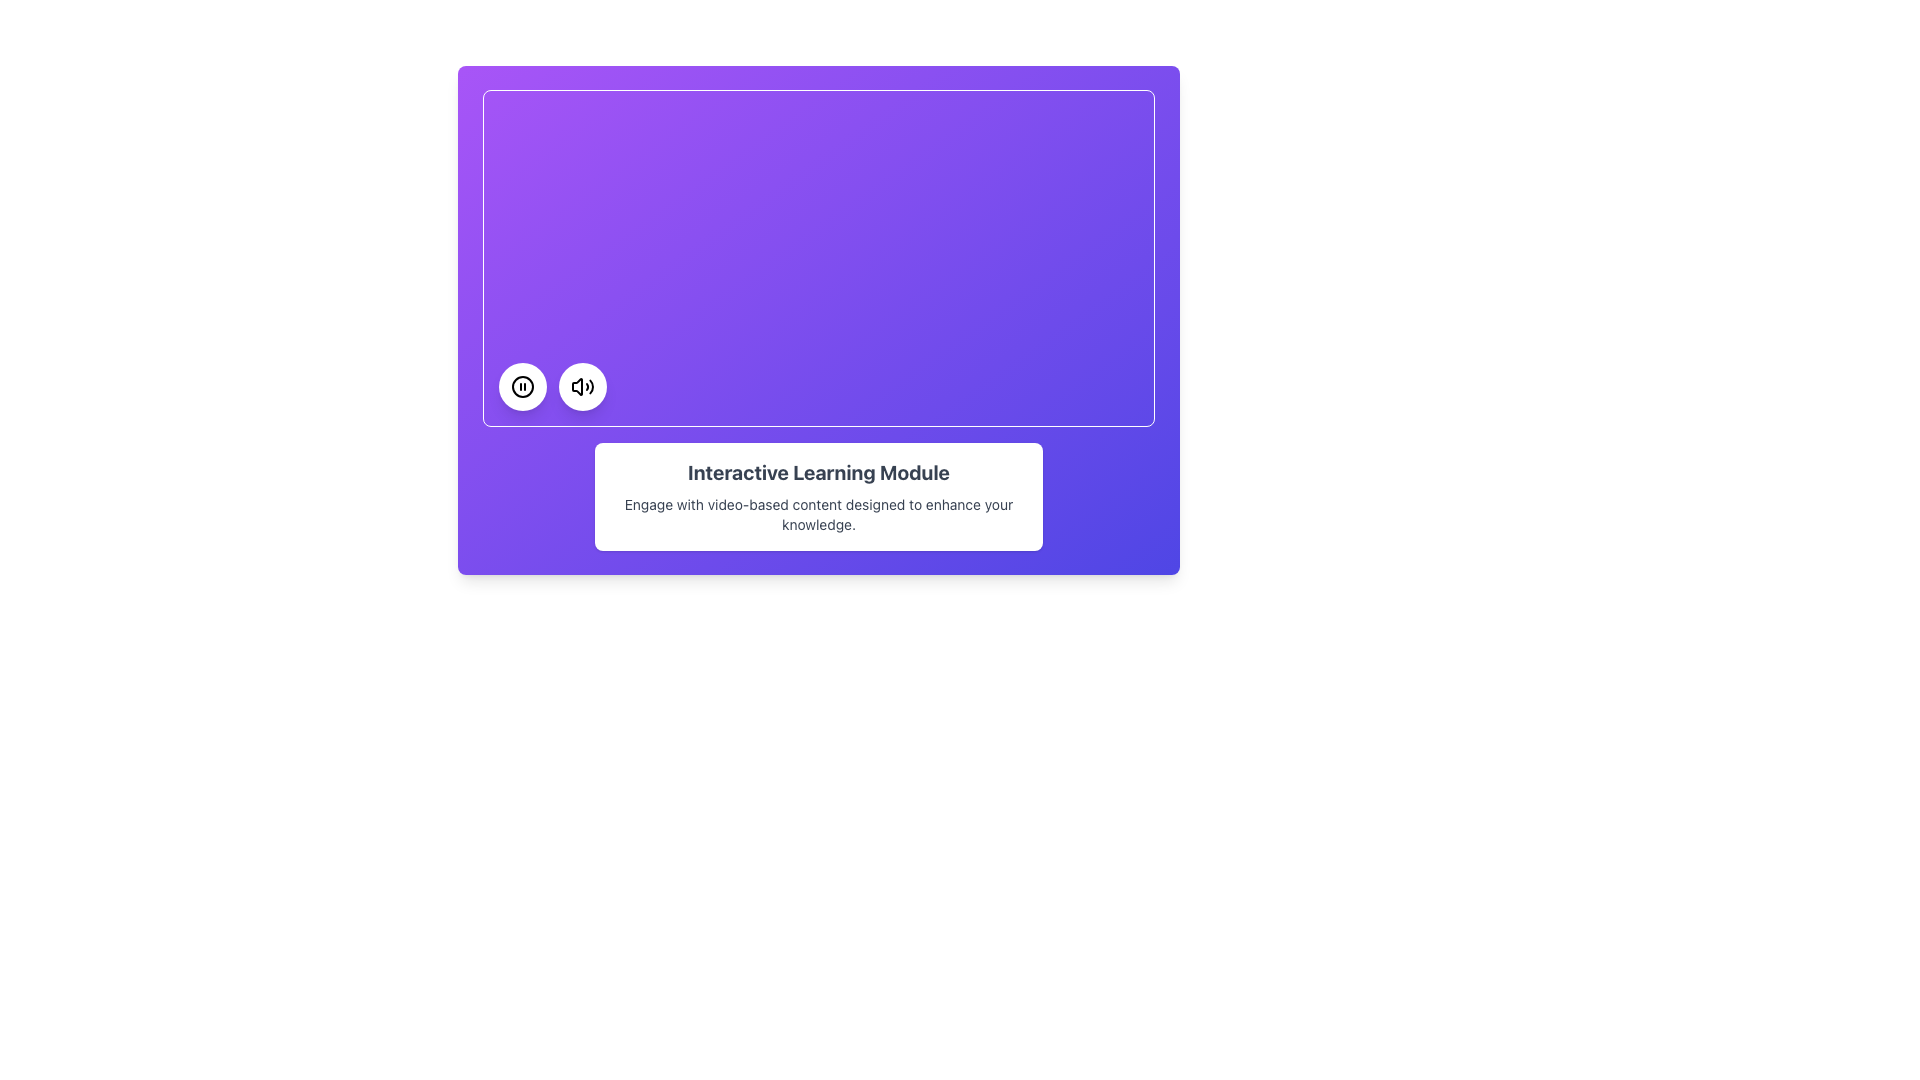  I want to click on the SVG Circle element that serves as a visual feature indicating a 'pause' action, located in the bottom-left of a purple rectangle area, adjacent to a speaker icon, by moving the cursor to its center point, so click(523, 386).